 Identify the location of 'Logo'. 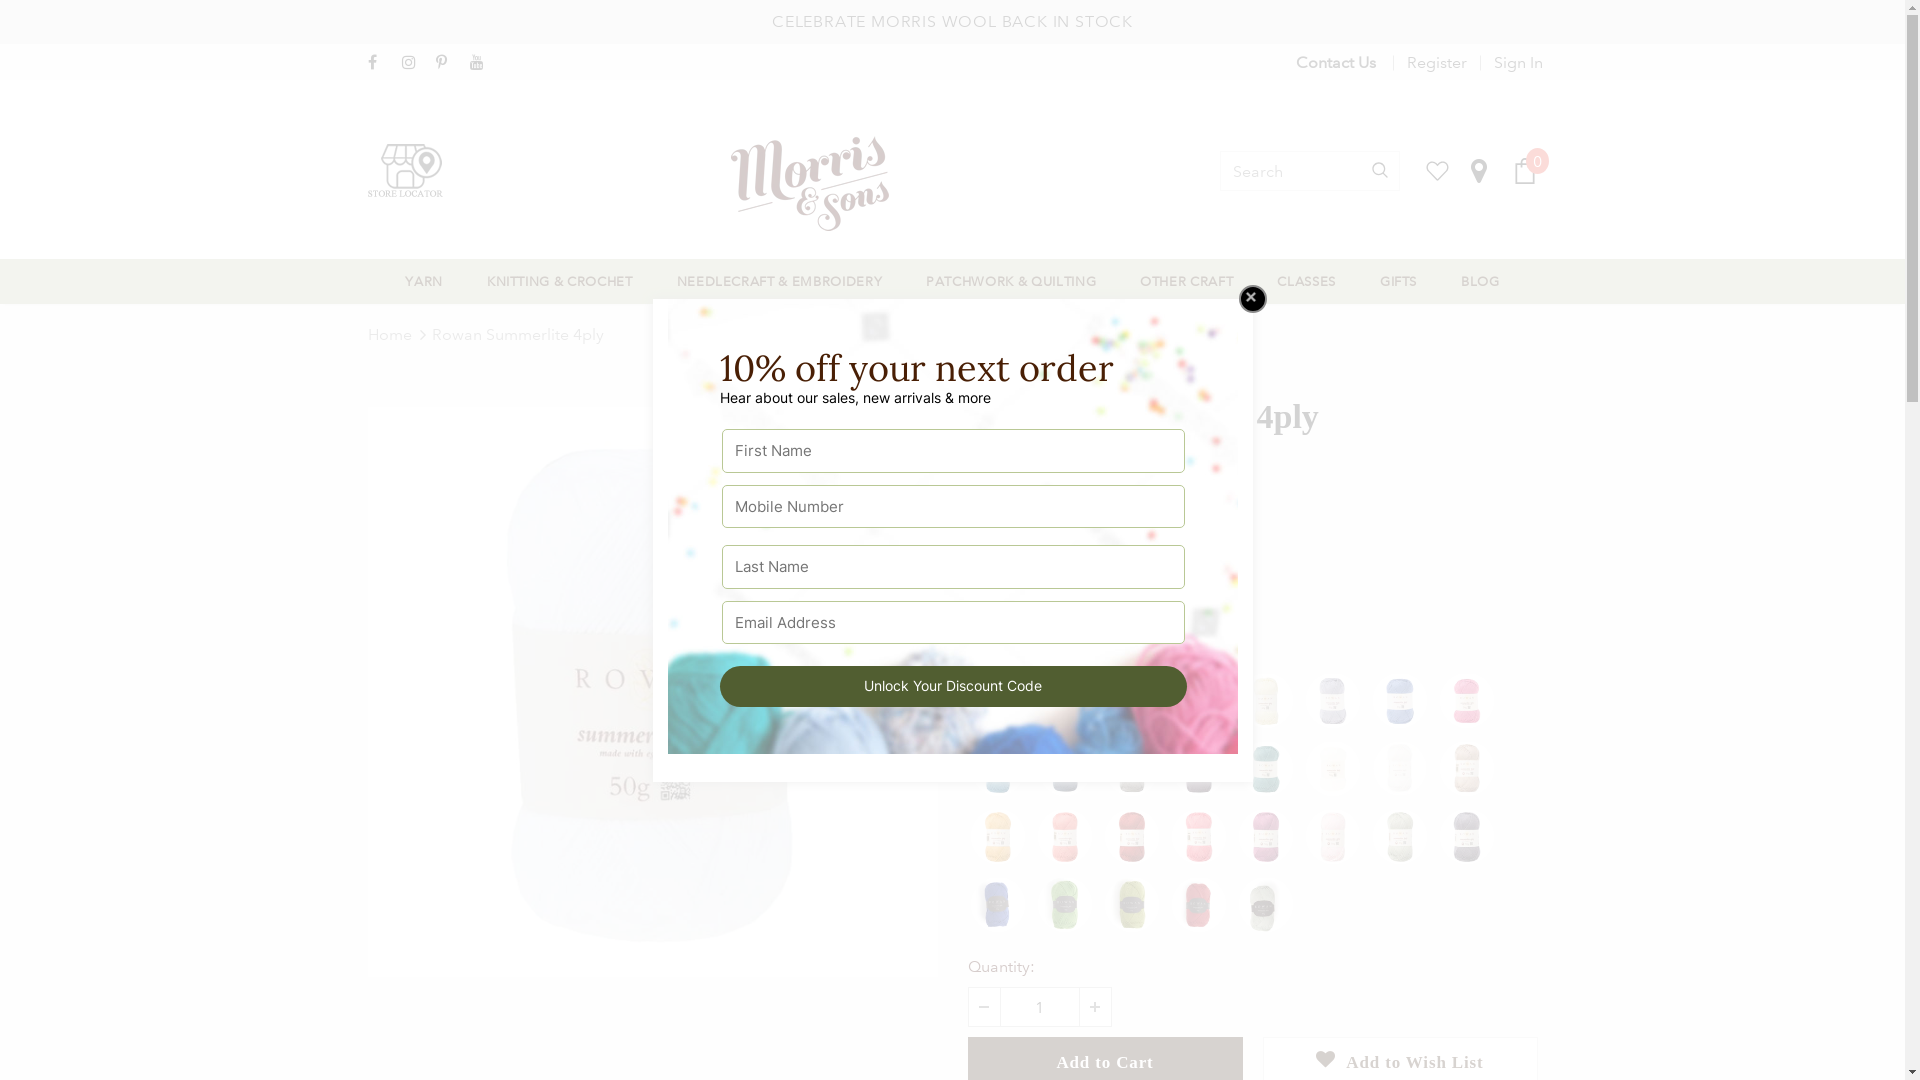
(830, 183).